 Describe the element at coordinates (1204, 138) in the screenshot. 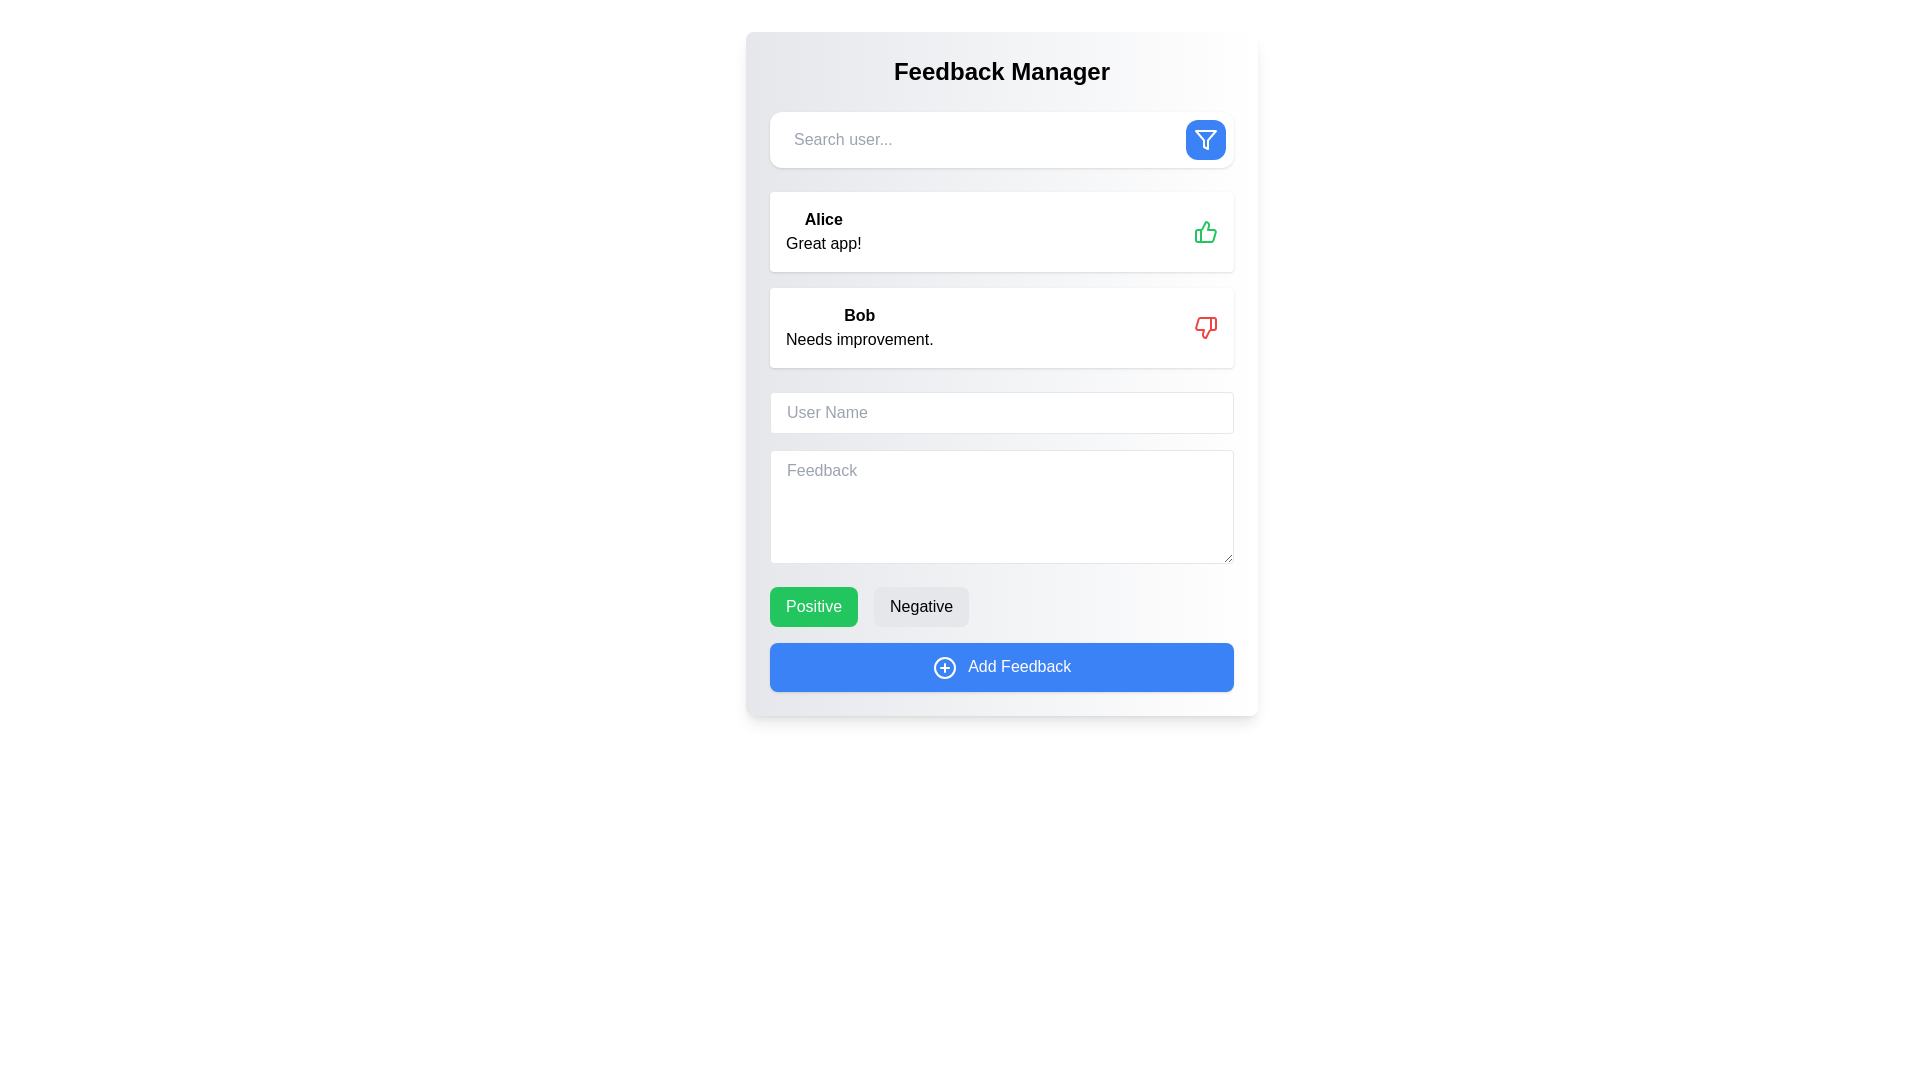

I see `the filter icon located in the top-right corner of the application interface, which is inside a blue circular button adjacent to the 'Search user...' input field` at that location.